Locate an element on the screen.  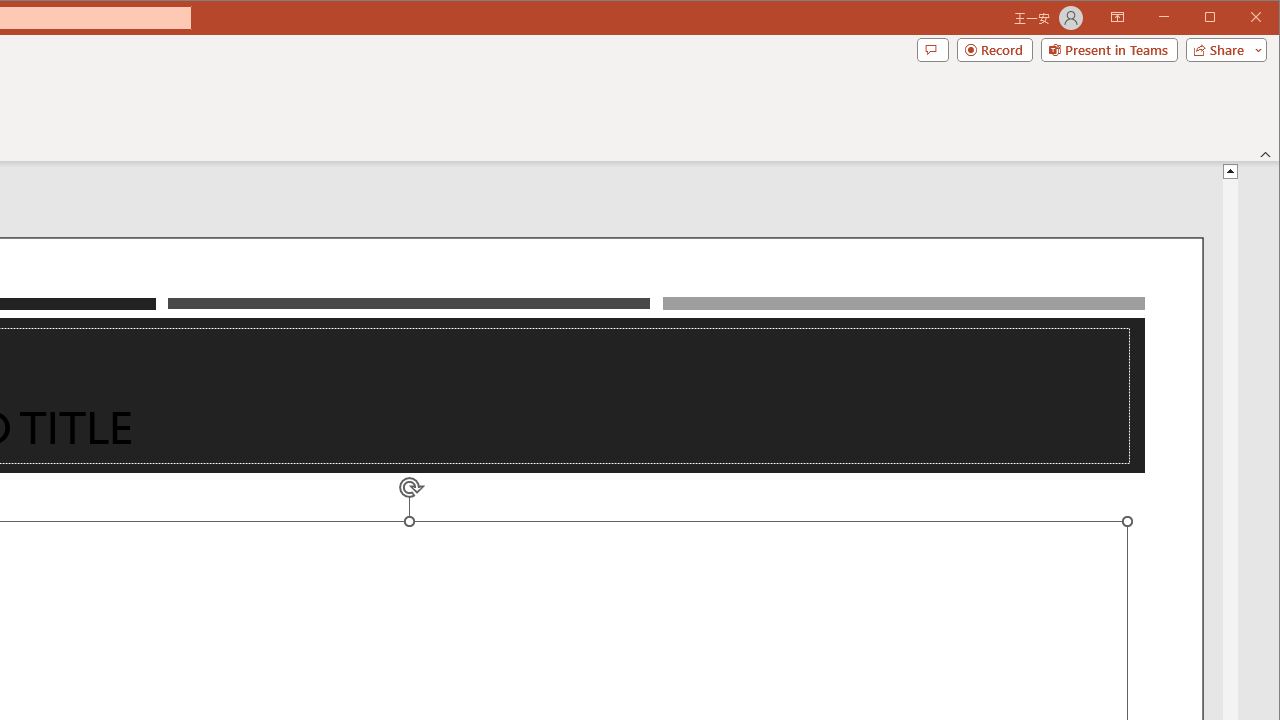
'Collapse the Ribbon' is located at coordinates (1265, 153).